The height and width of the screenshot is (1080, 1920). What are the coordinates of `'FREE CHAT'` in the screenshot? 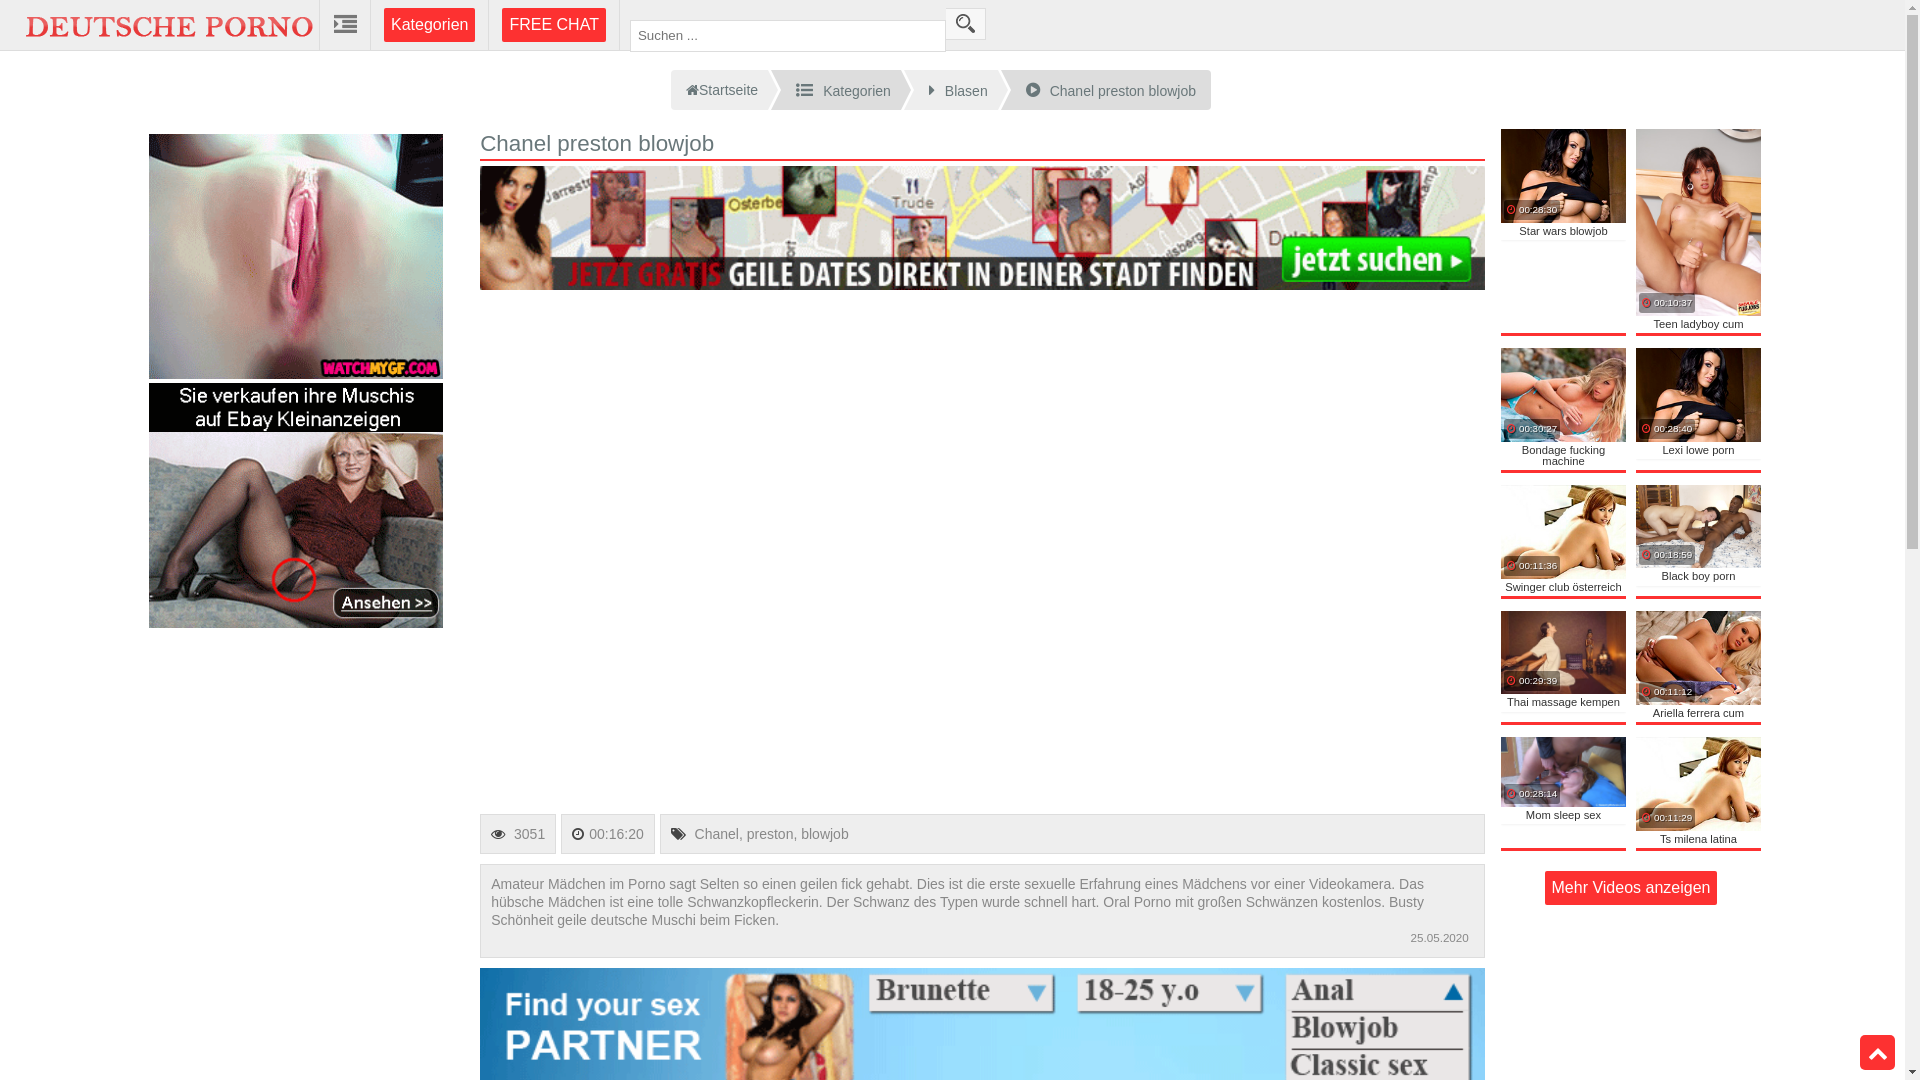 It's located at (553, 24).